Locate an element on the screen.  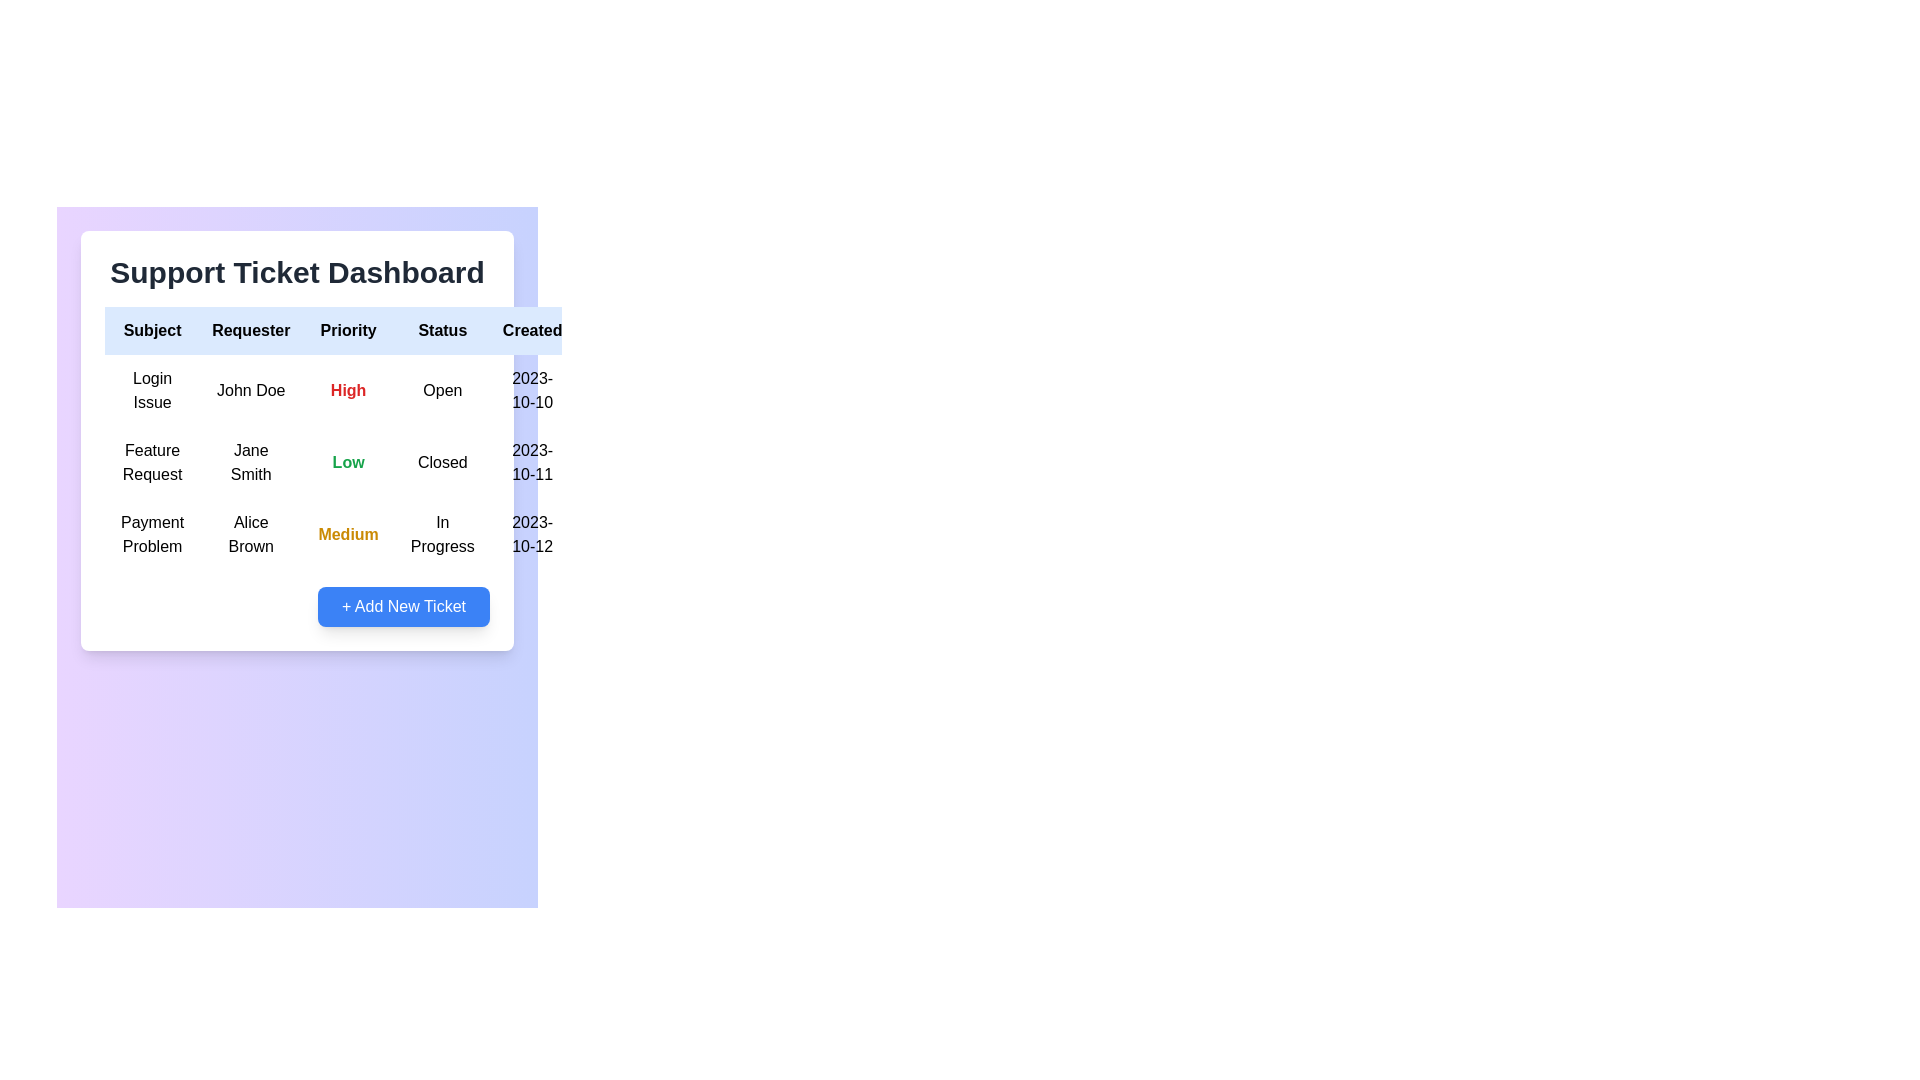
the third row of the ticket table that displays details of a support ticket, located between the 'Feature Request' row and the '+ Add New Ticket' button is located at coordinates (382, 534).